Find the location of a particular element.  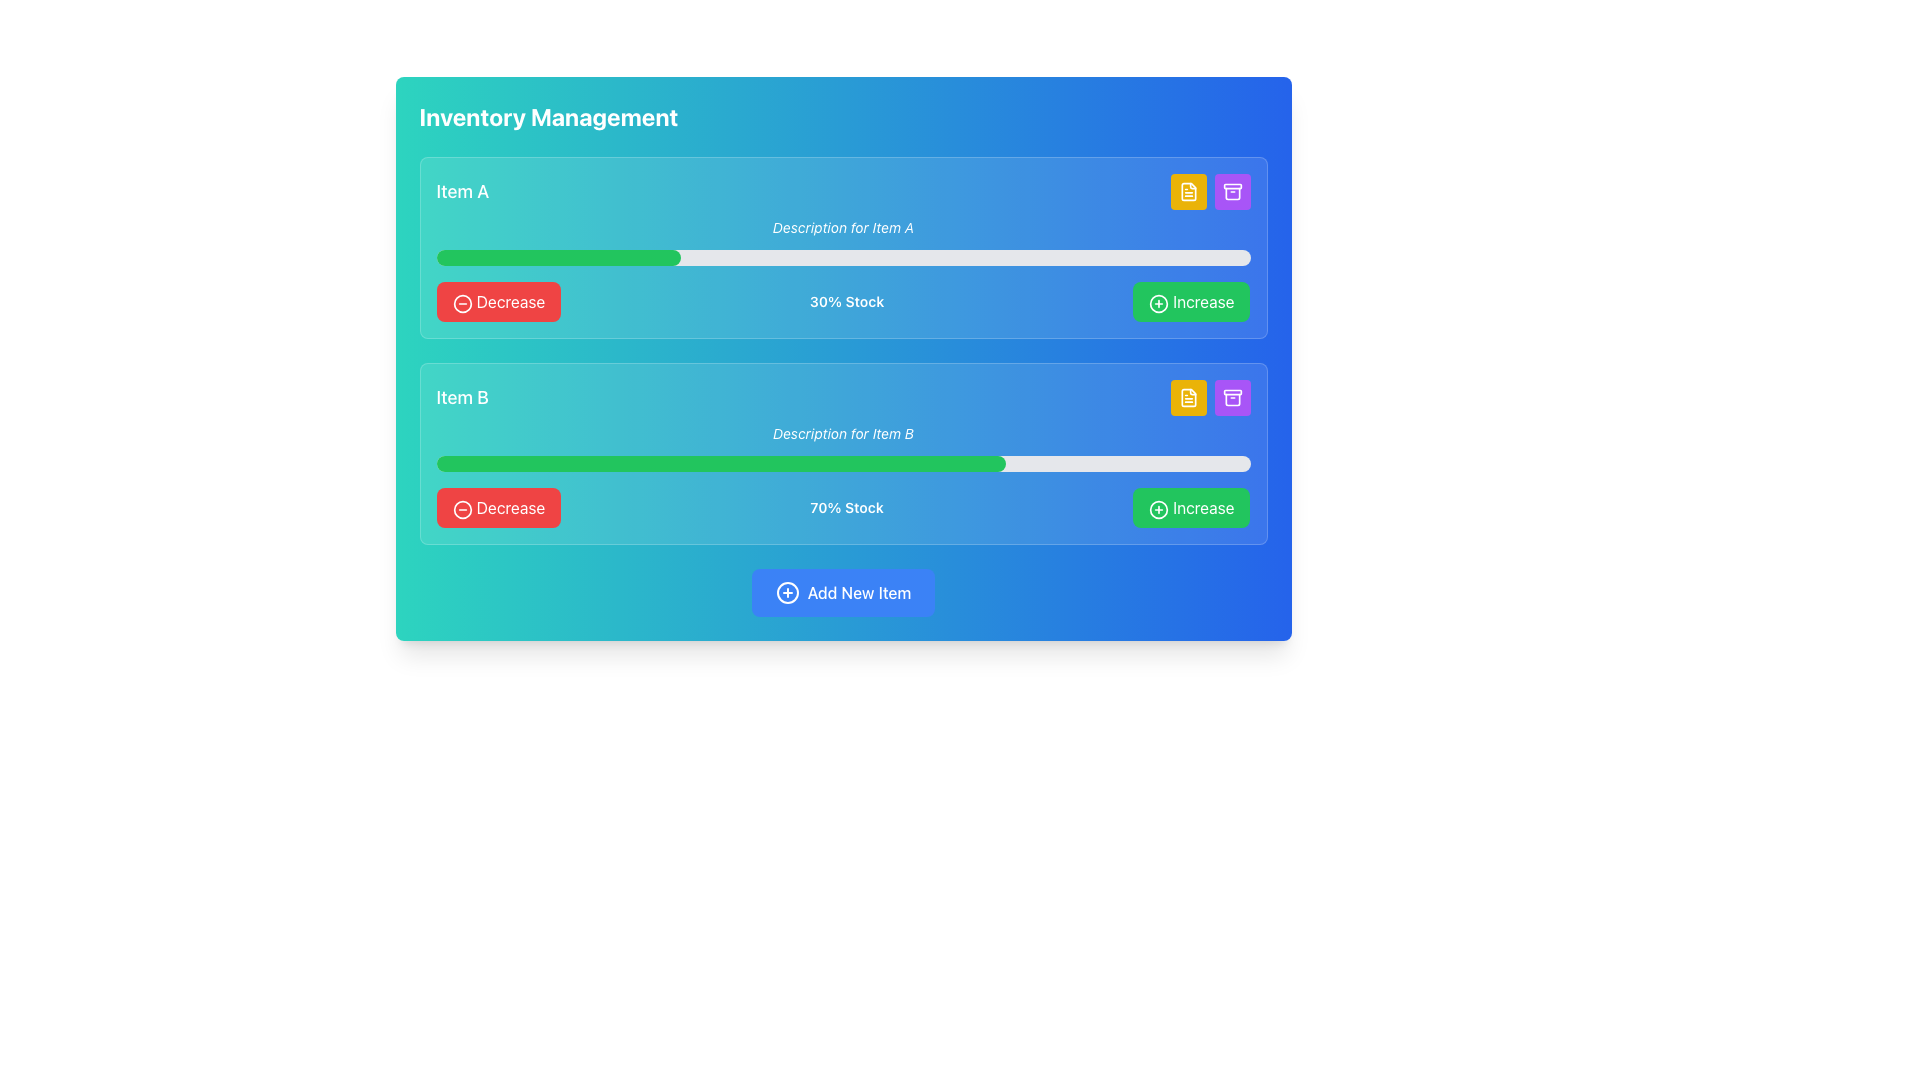

the decrement button for Item A in the inventory management interface to observe the hover effect is located at coordinates (498, 301).